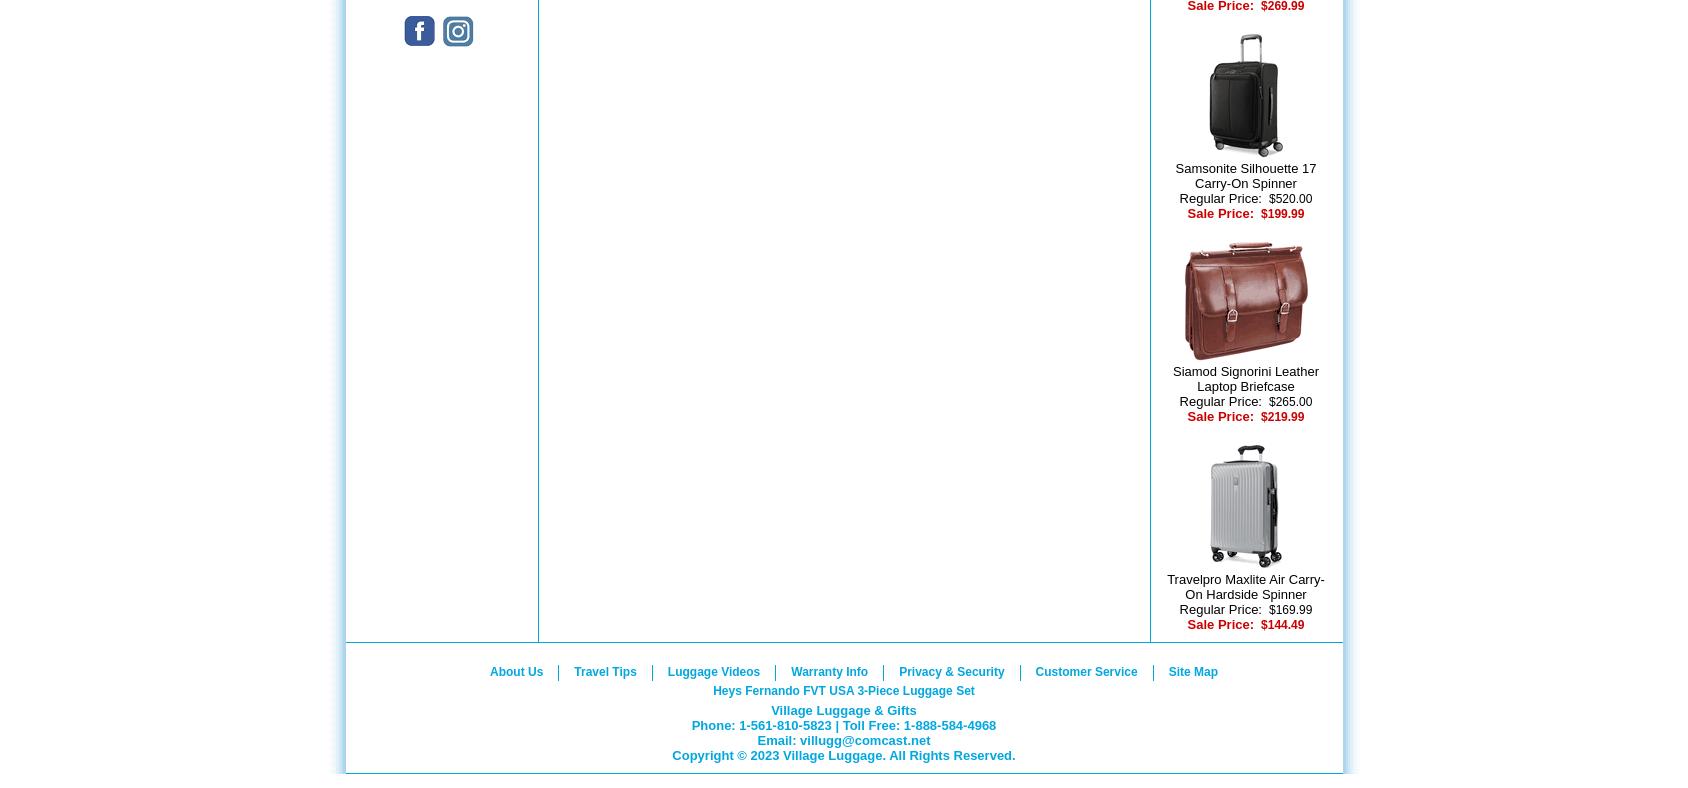 The height and width of the screenshot is (788, 1688). What do you see at coordinates (489, 671) in the screenshot?
I see `'About Us'` at bounding box center [489, 671].